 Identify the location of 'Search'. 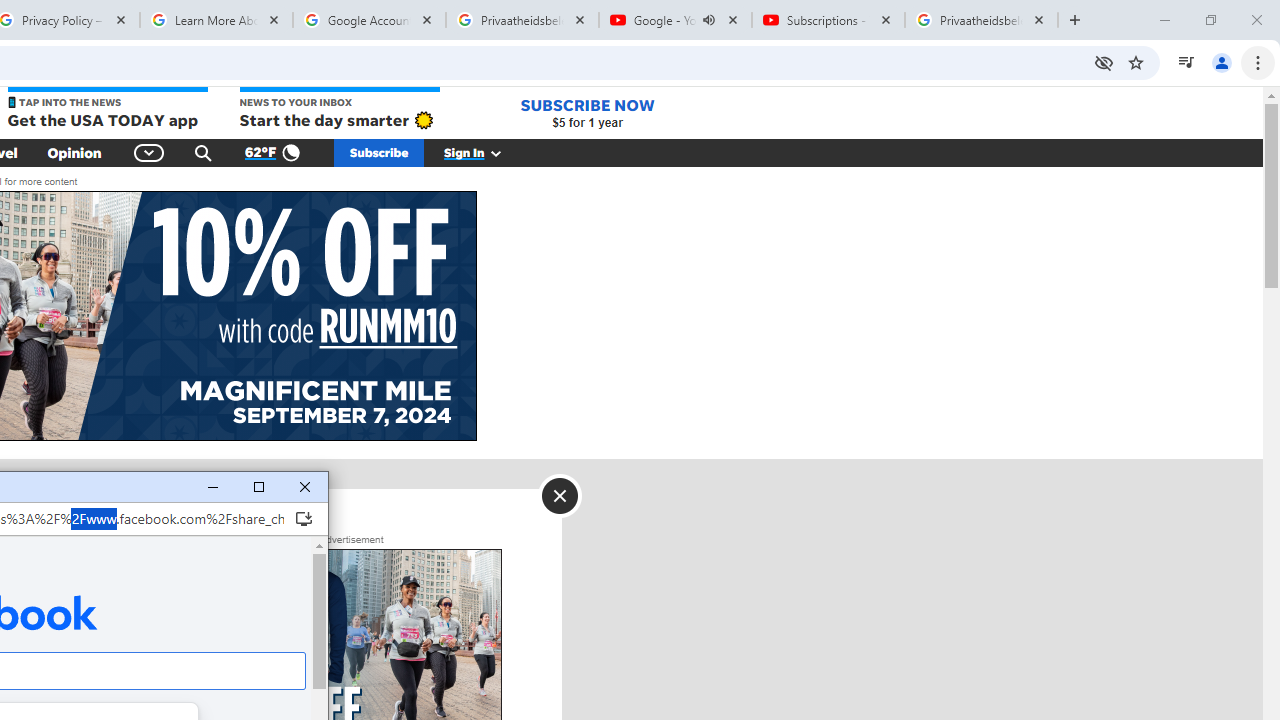
(203, 152).